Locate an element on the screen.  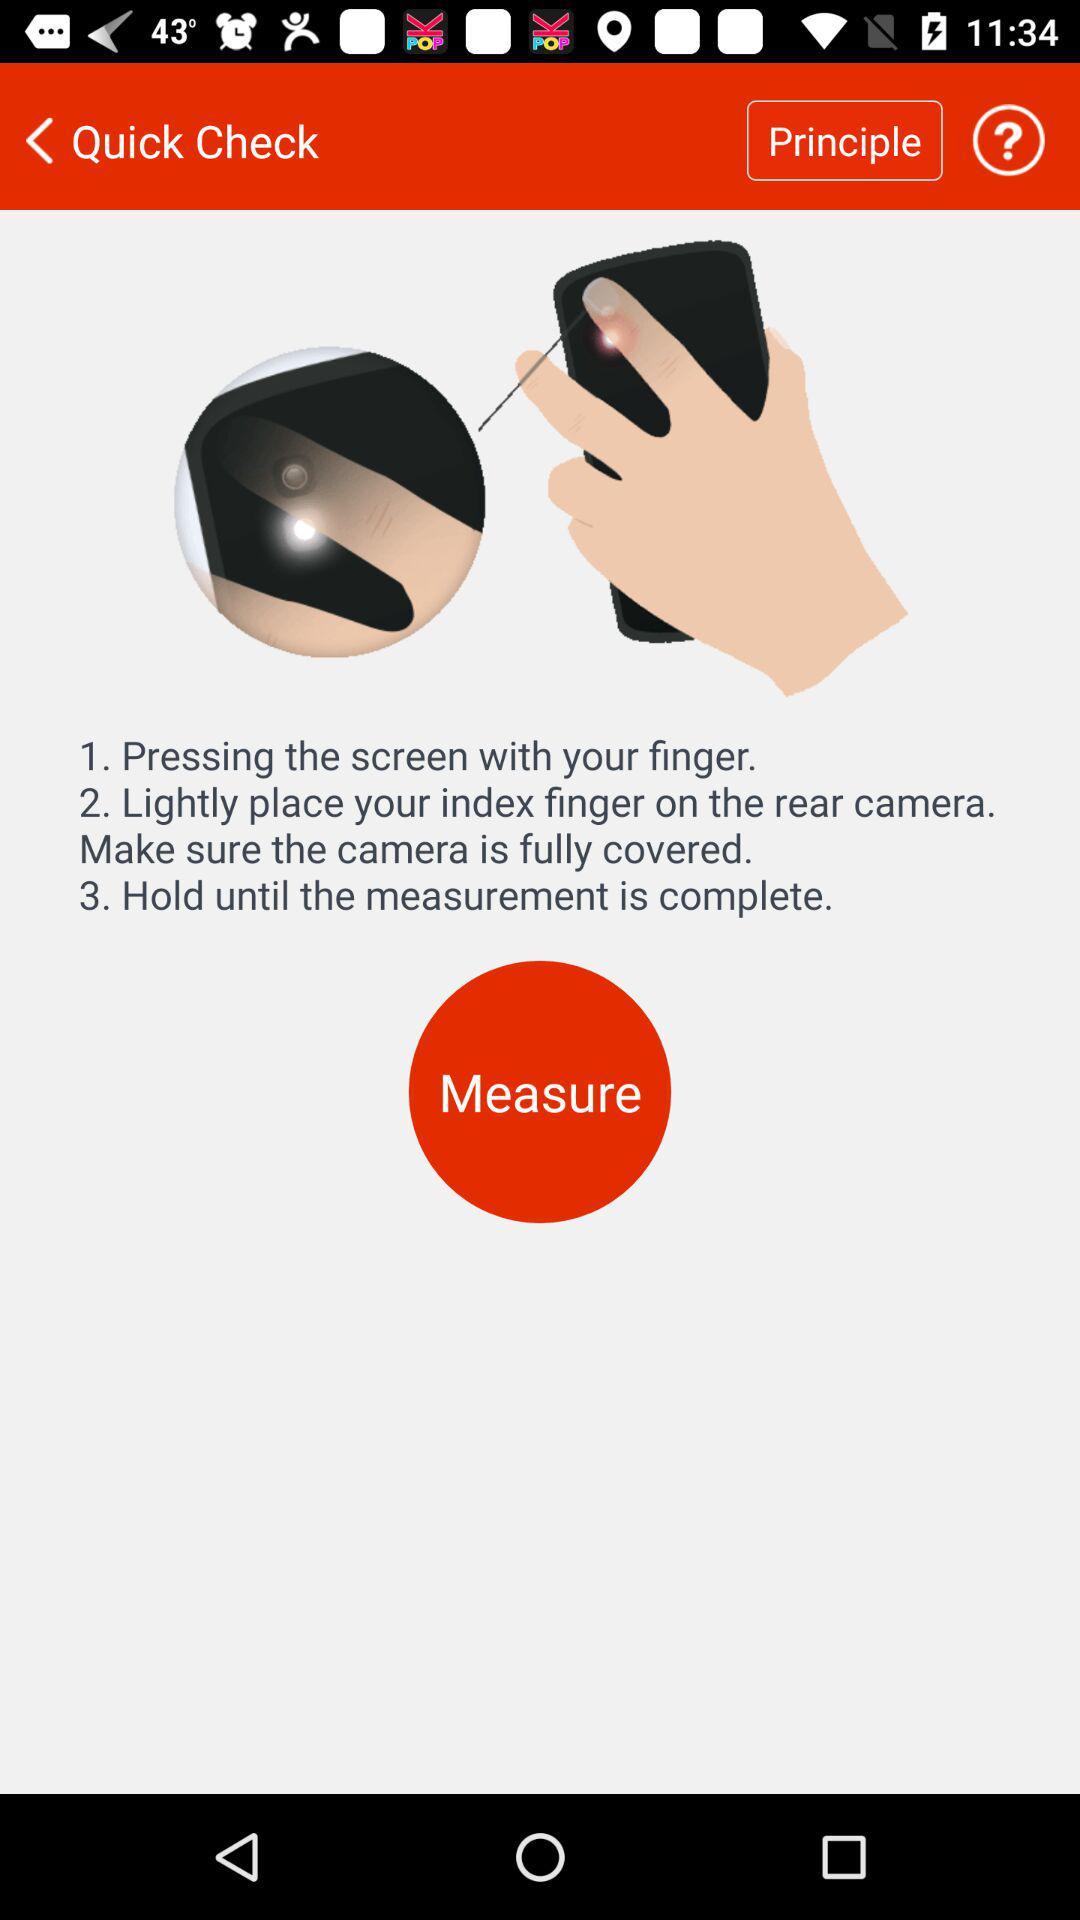
the measure icon is located at coordinates (540, 1091).